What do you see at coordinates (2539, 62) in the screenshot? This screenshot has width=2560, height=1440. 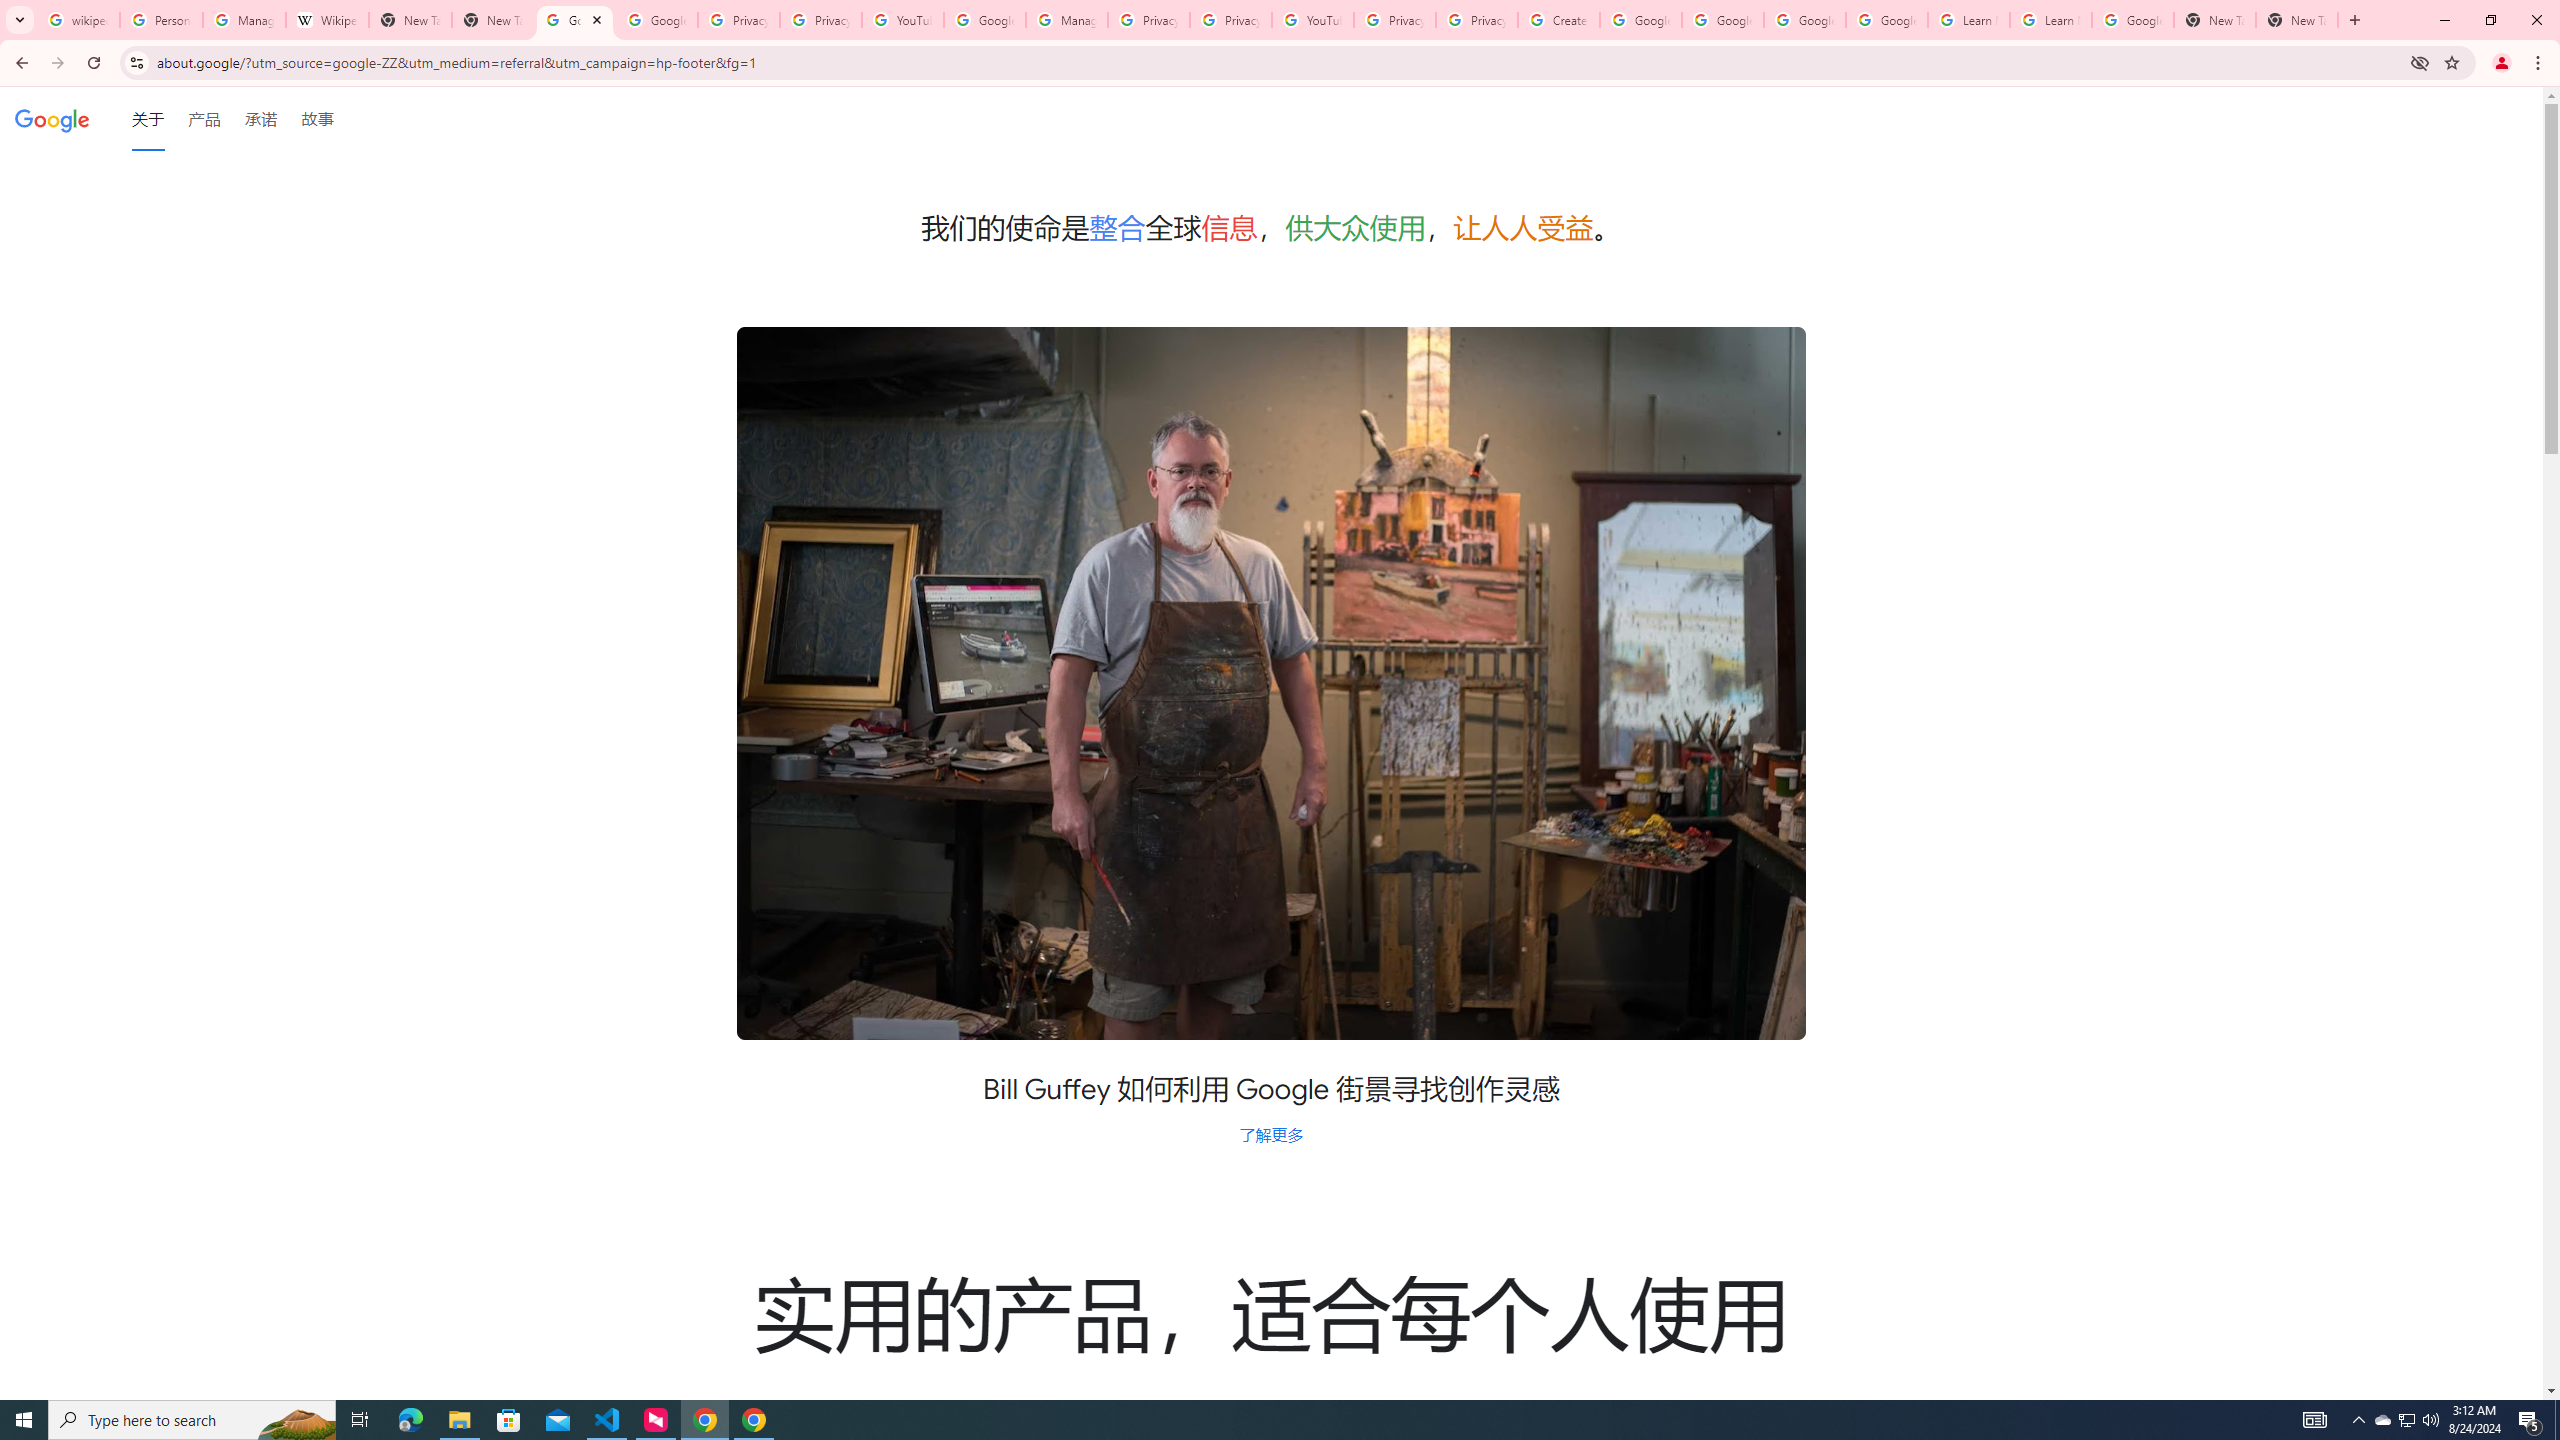 I see `'Chrome'` at bounding box center [2539, 62].